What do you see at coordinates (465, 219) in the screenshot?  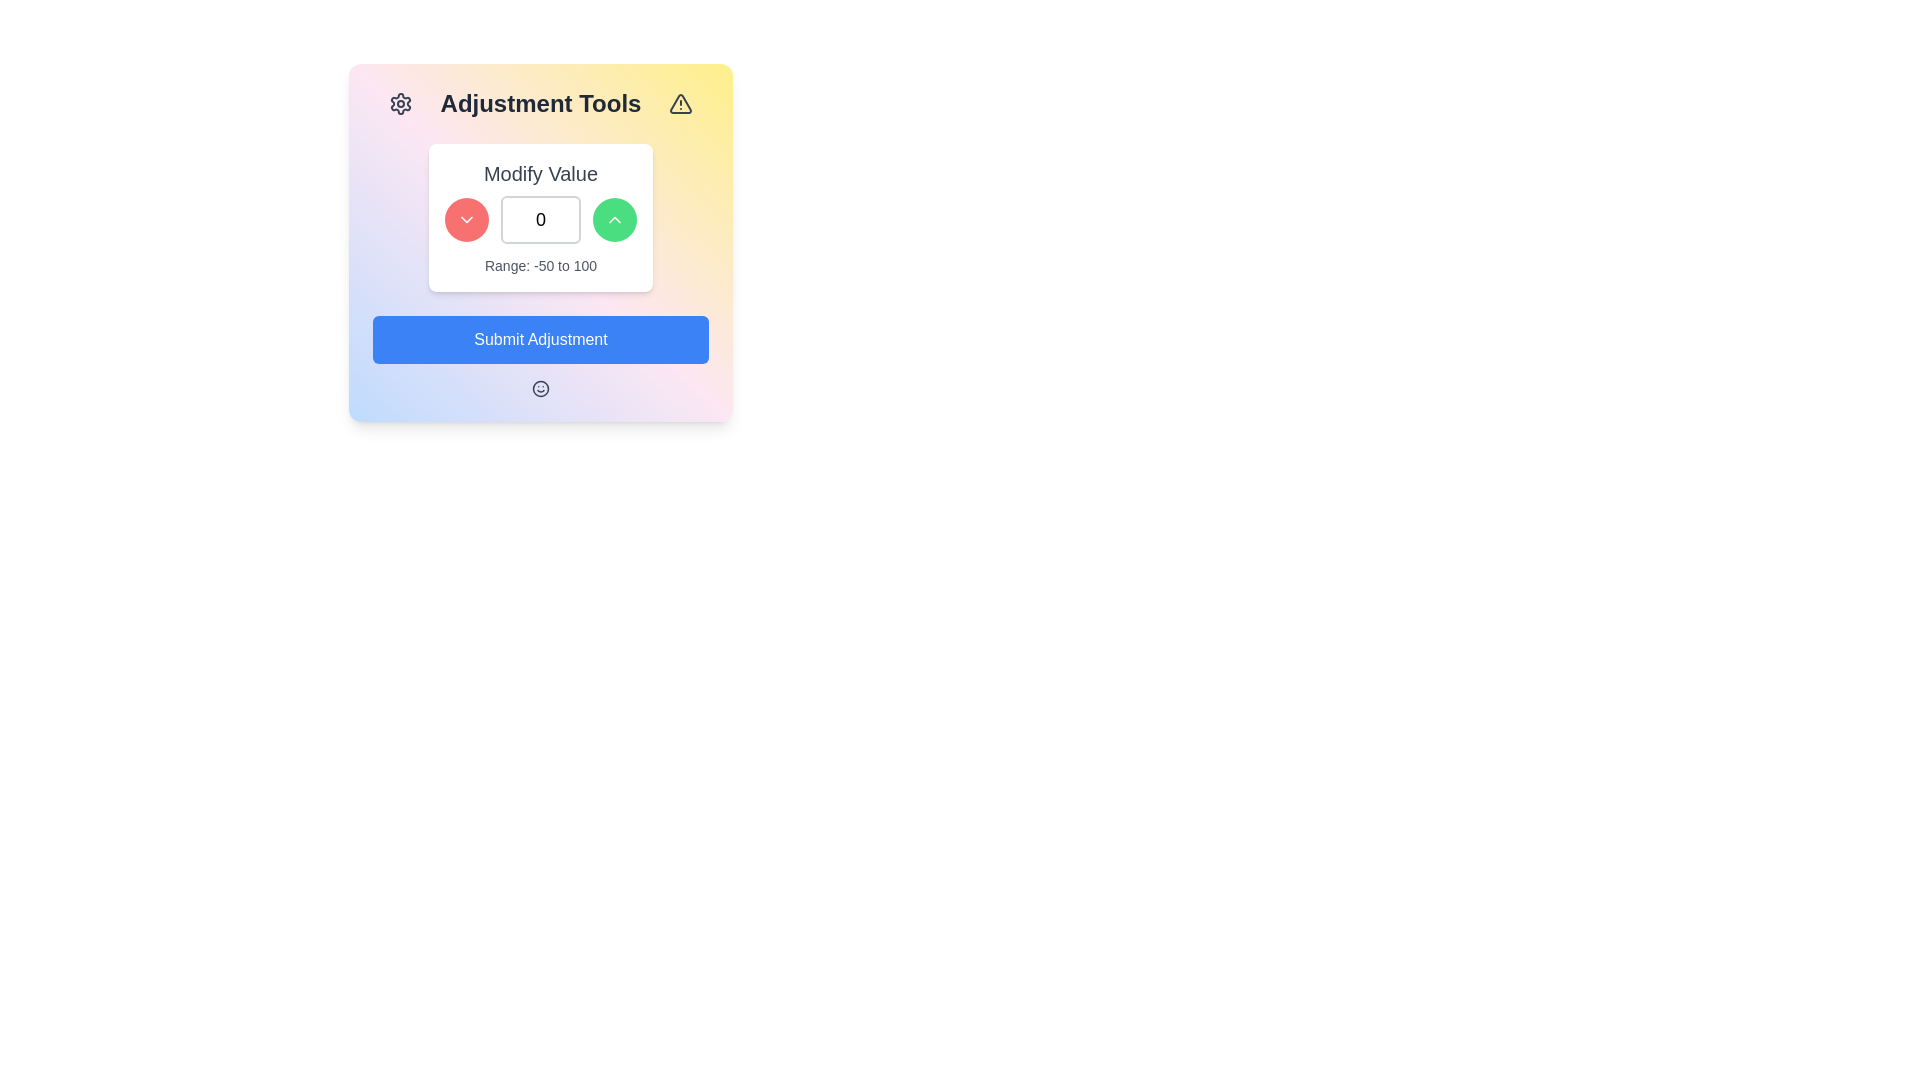 I see `the decrement button located on the left side of the value display field under the label 'Modify Value' for keyboard interaction` at bounding box center [465, 219].